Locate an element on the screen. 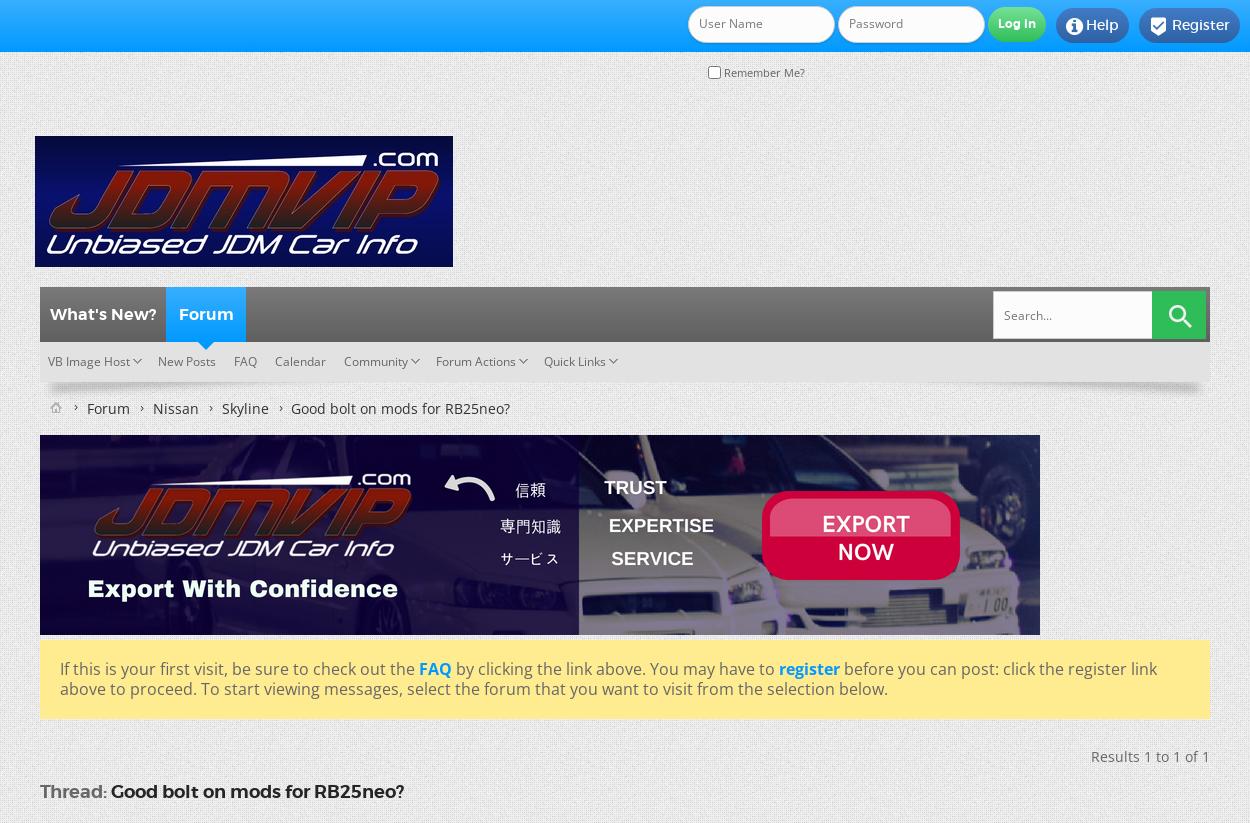  'Forum Actions' is located at coordinates (475, 360).